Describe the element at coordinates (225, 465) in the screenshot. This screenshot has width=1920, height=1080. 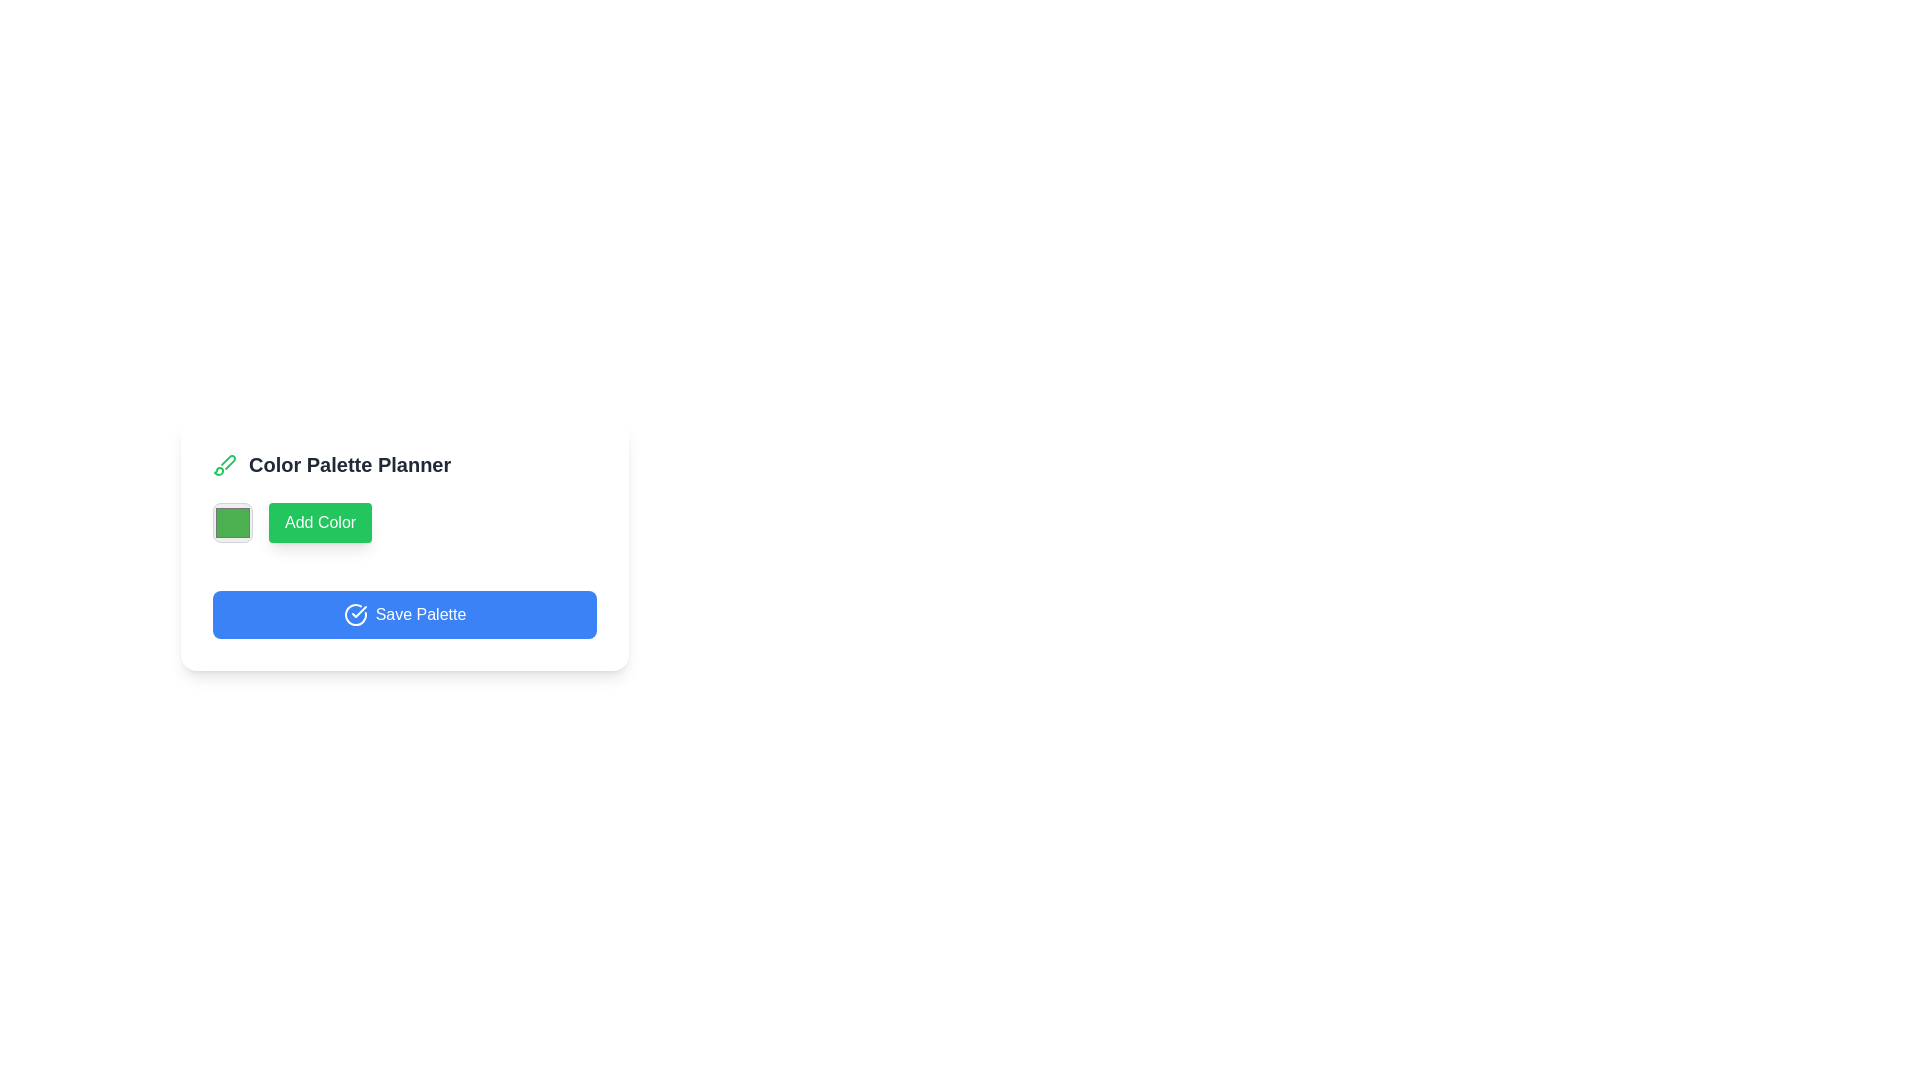
I see `the color editing icon located to the left of the 'Color Palette Planner' text, which represents the color editing feature` at that location.